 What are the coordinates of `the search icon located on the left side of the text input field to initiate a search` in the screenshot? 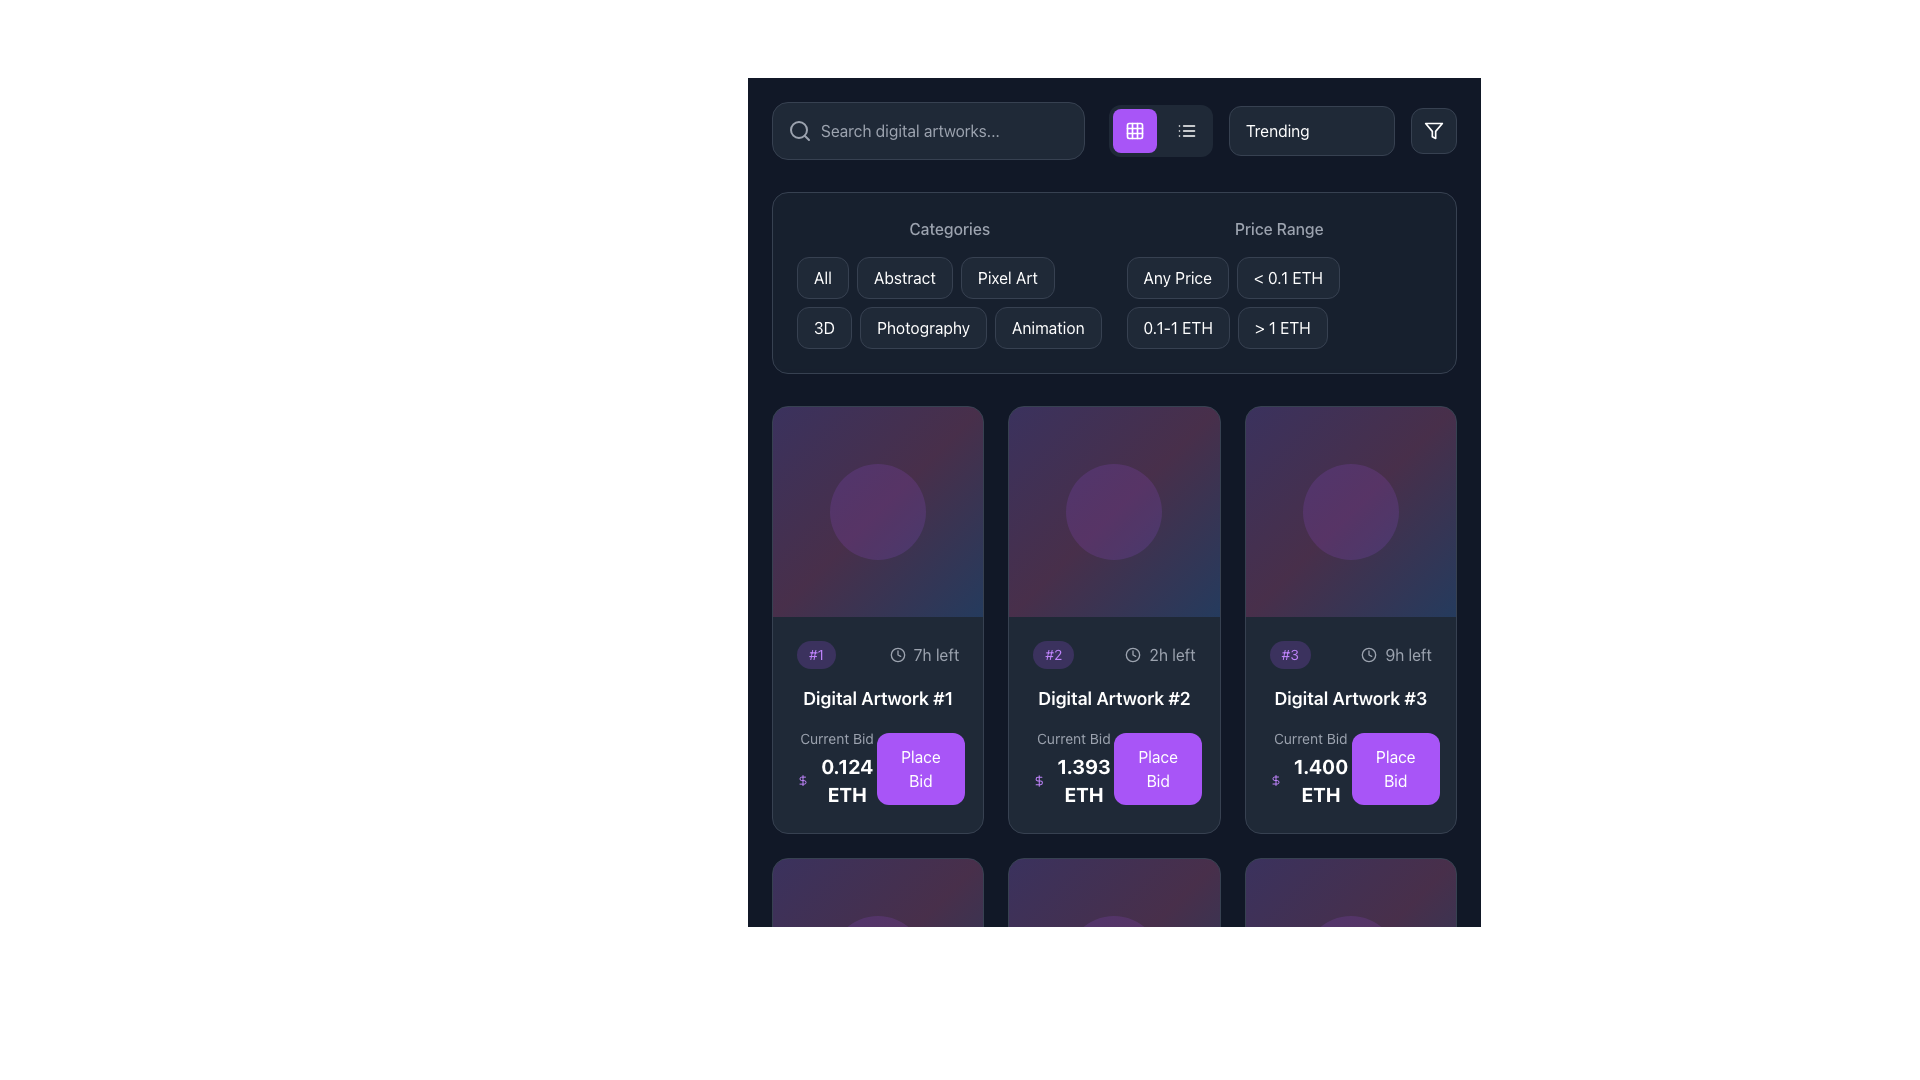 It's located at (800, 131).